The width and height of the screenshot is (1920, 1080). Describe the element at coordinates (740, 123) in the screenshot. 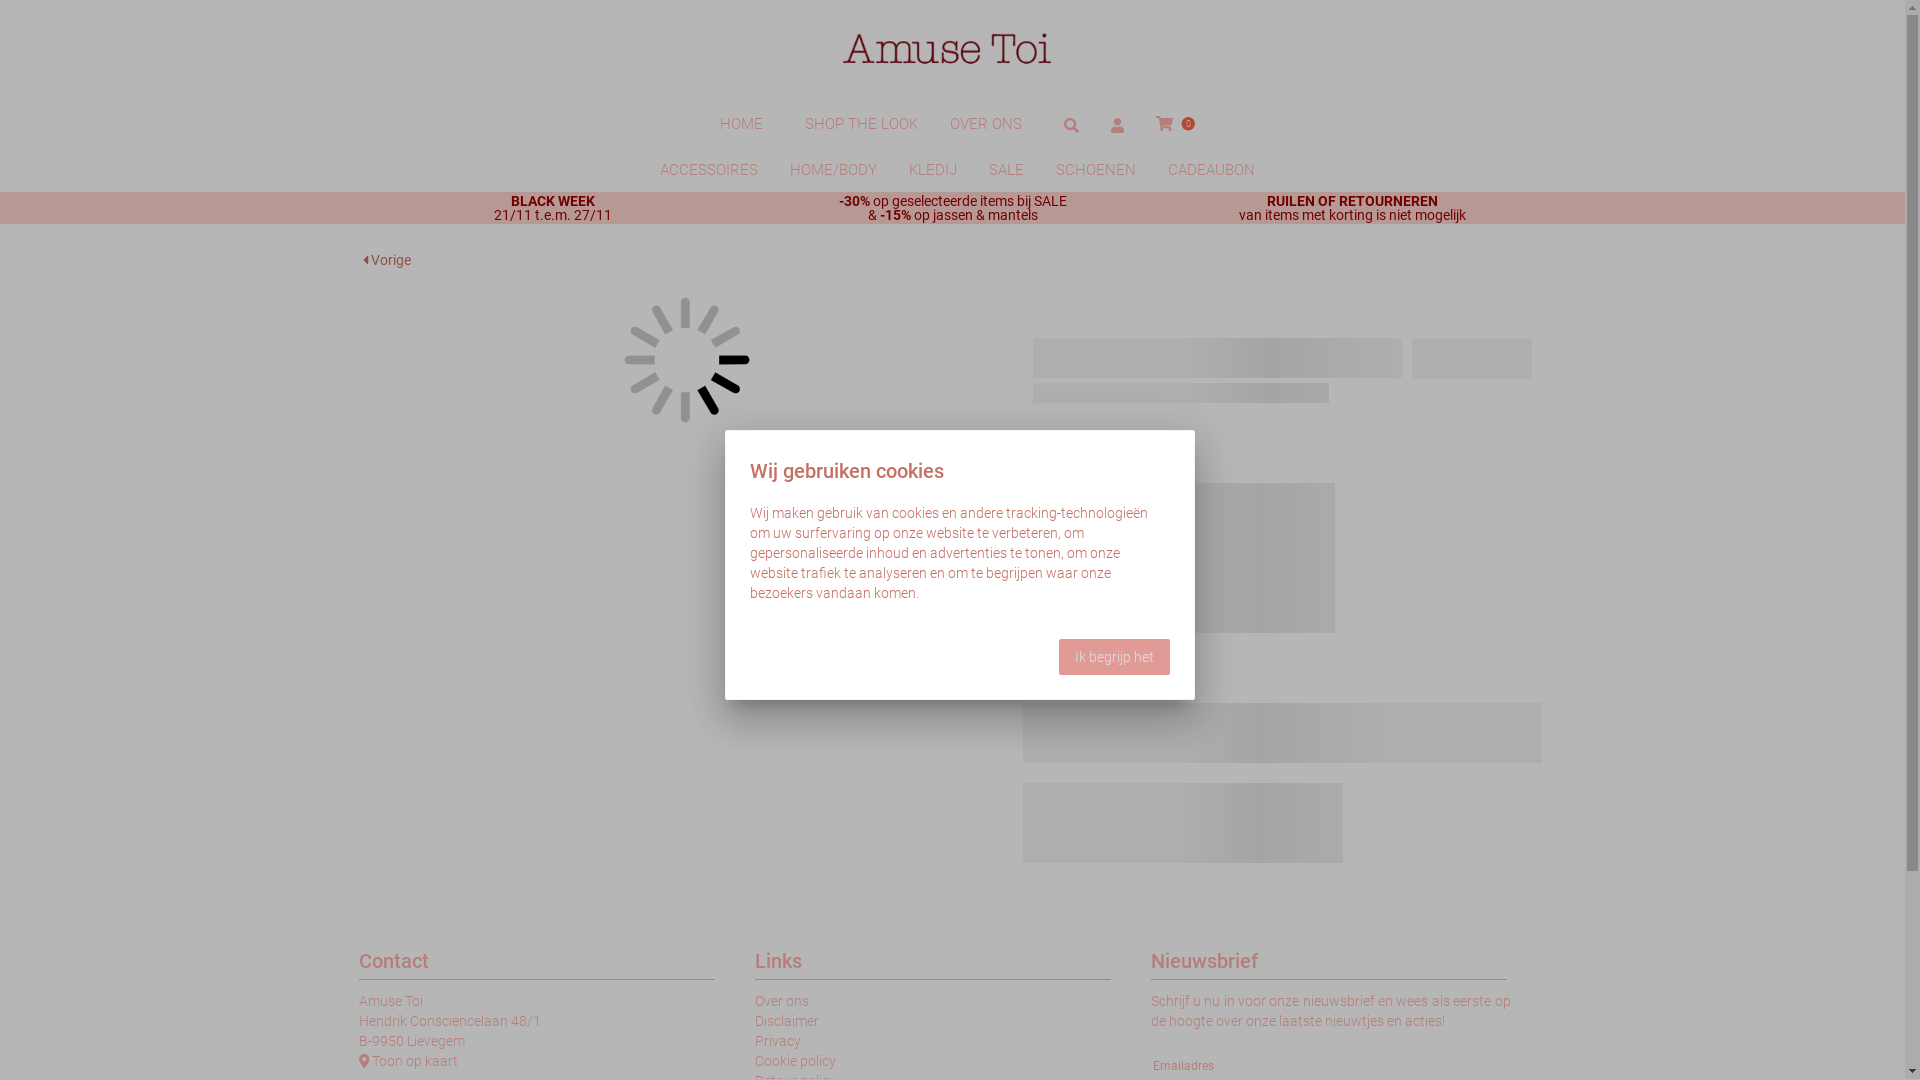

I see `'HOME'` at that location.